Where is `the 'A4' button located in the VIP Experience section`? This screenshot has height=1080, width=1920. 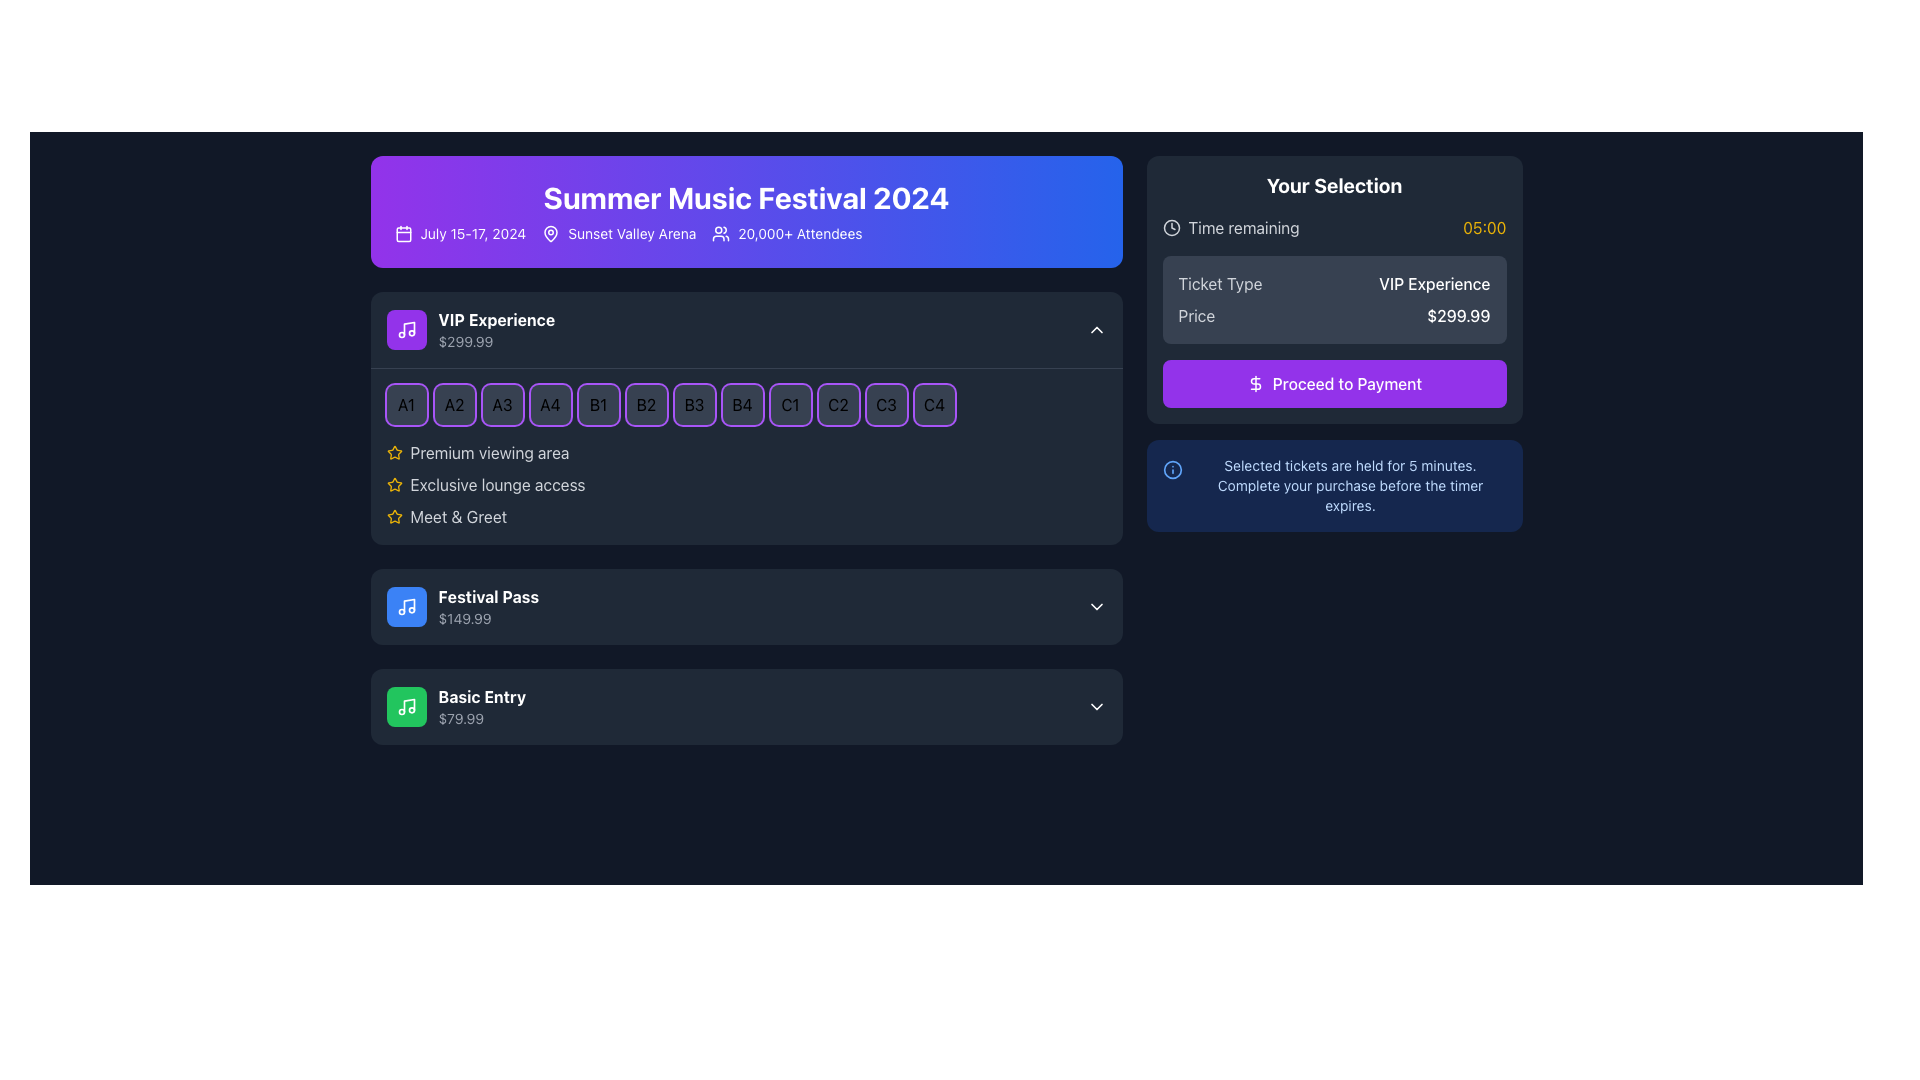 the 'A4' button located in the VIP Experience section is located at coordinates (550, 405).